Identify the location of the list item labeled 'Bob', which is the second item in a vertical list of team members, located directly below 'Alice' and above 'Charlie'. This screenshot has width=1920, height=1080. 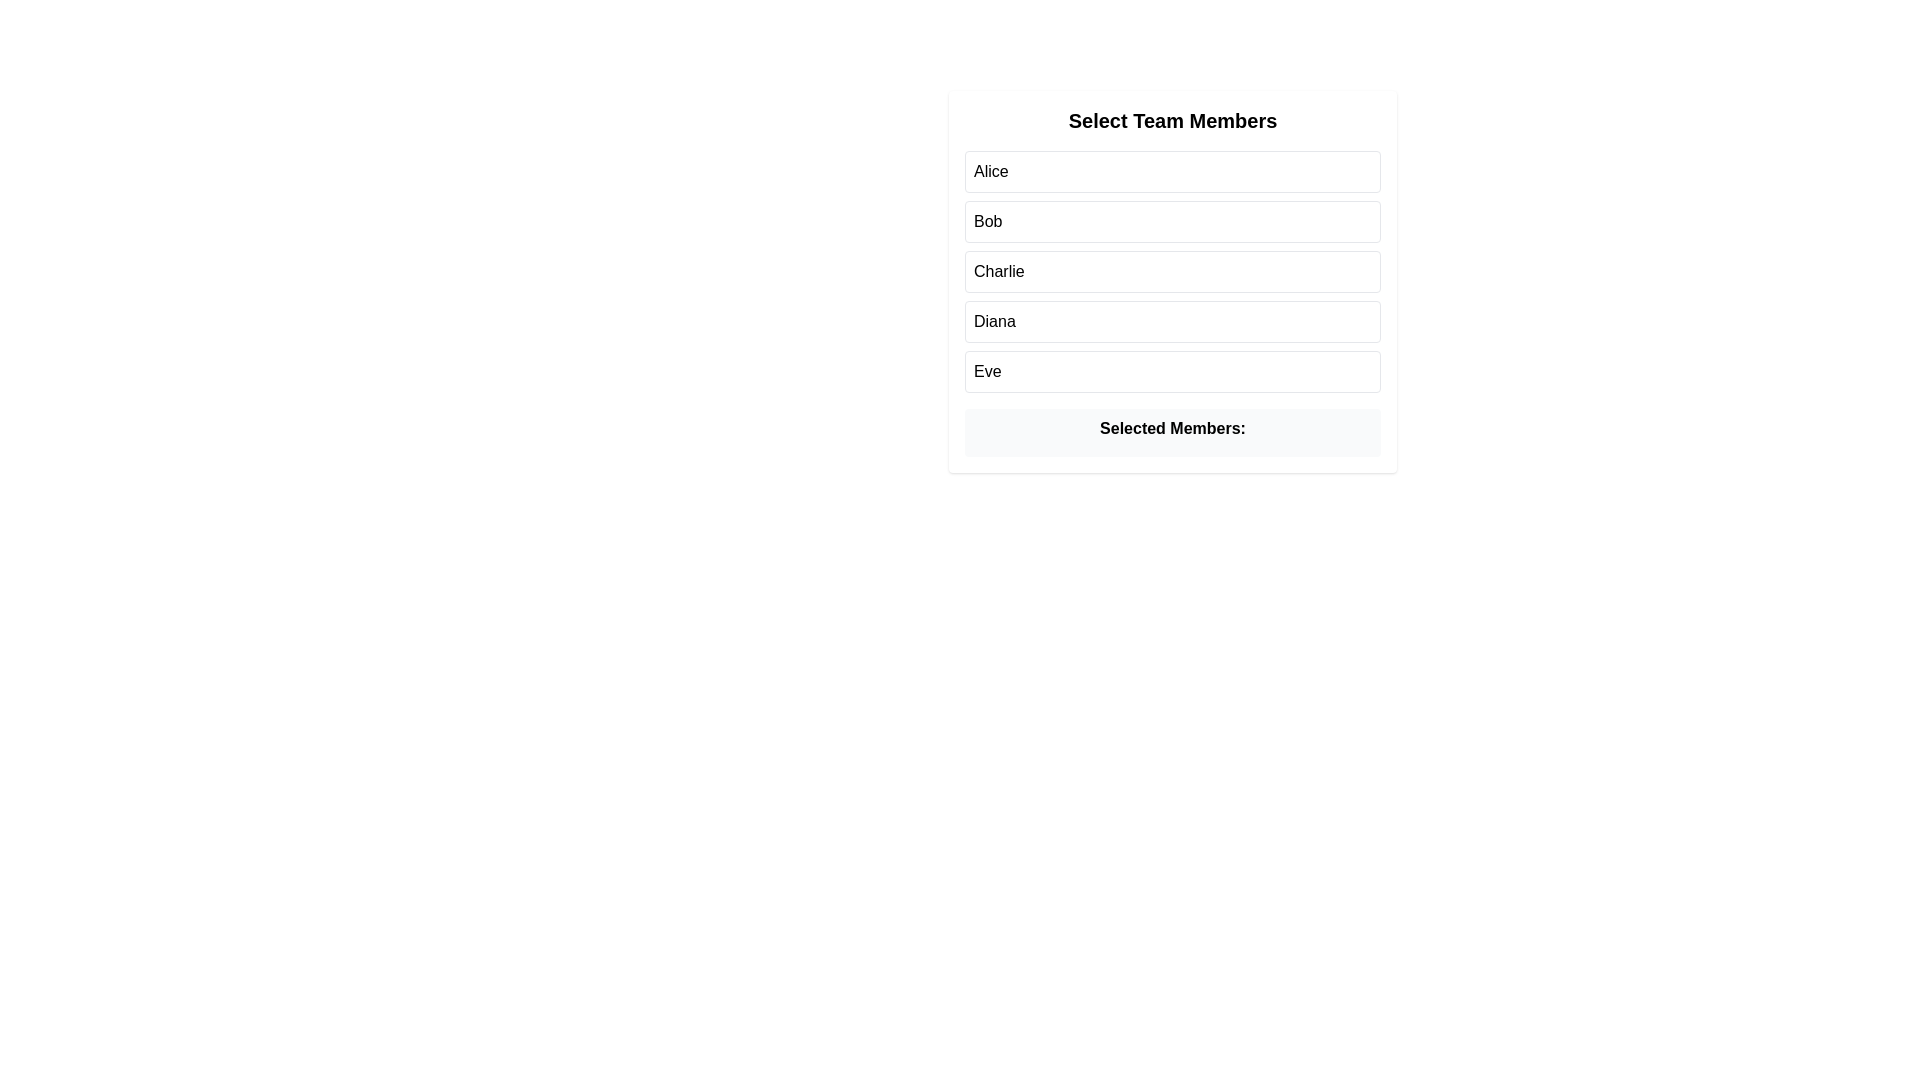
(1172, 222).